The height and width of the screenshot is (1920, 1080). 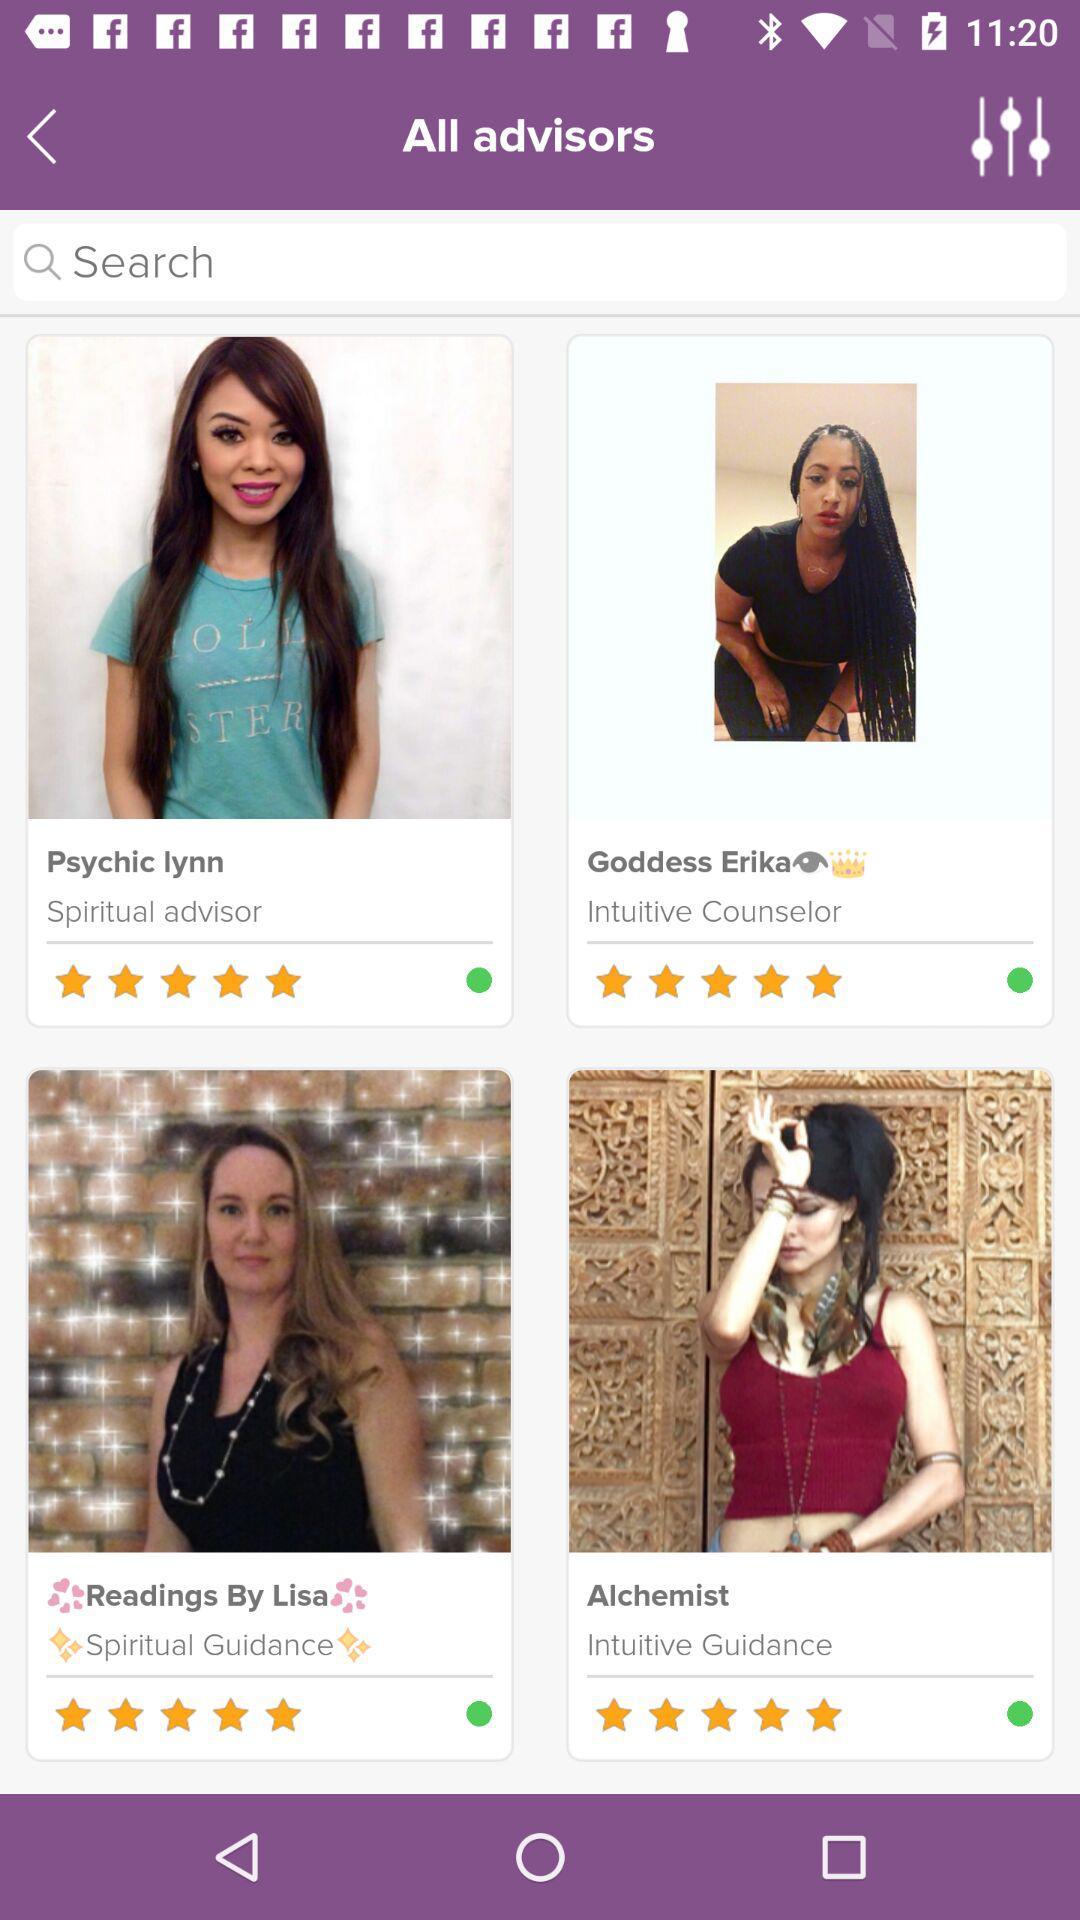 I want to click on the item to the right of the all advisors icon, so click(x=1011, y=135).